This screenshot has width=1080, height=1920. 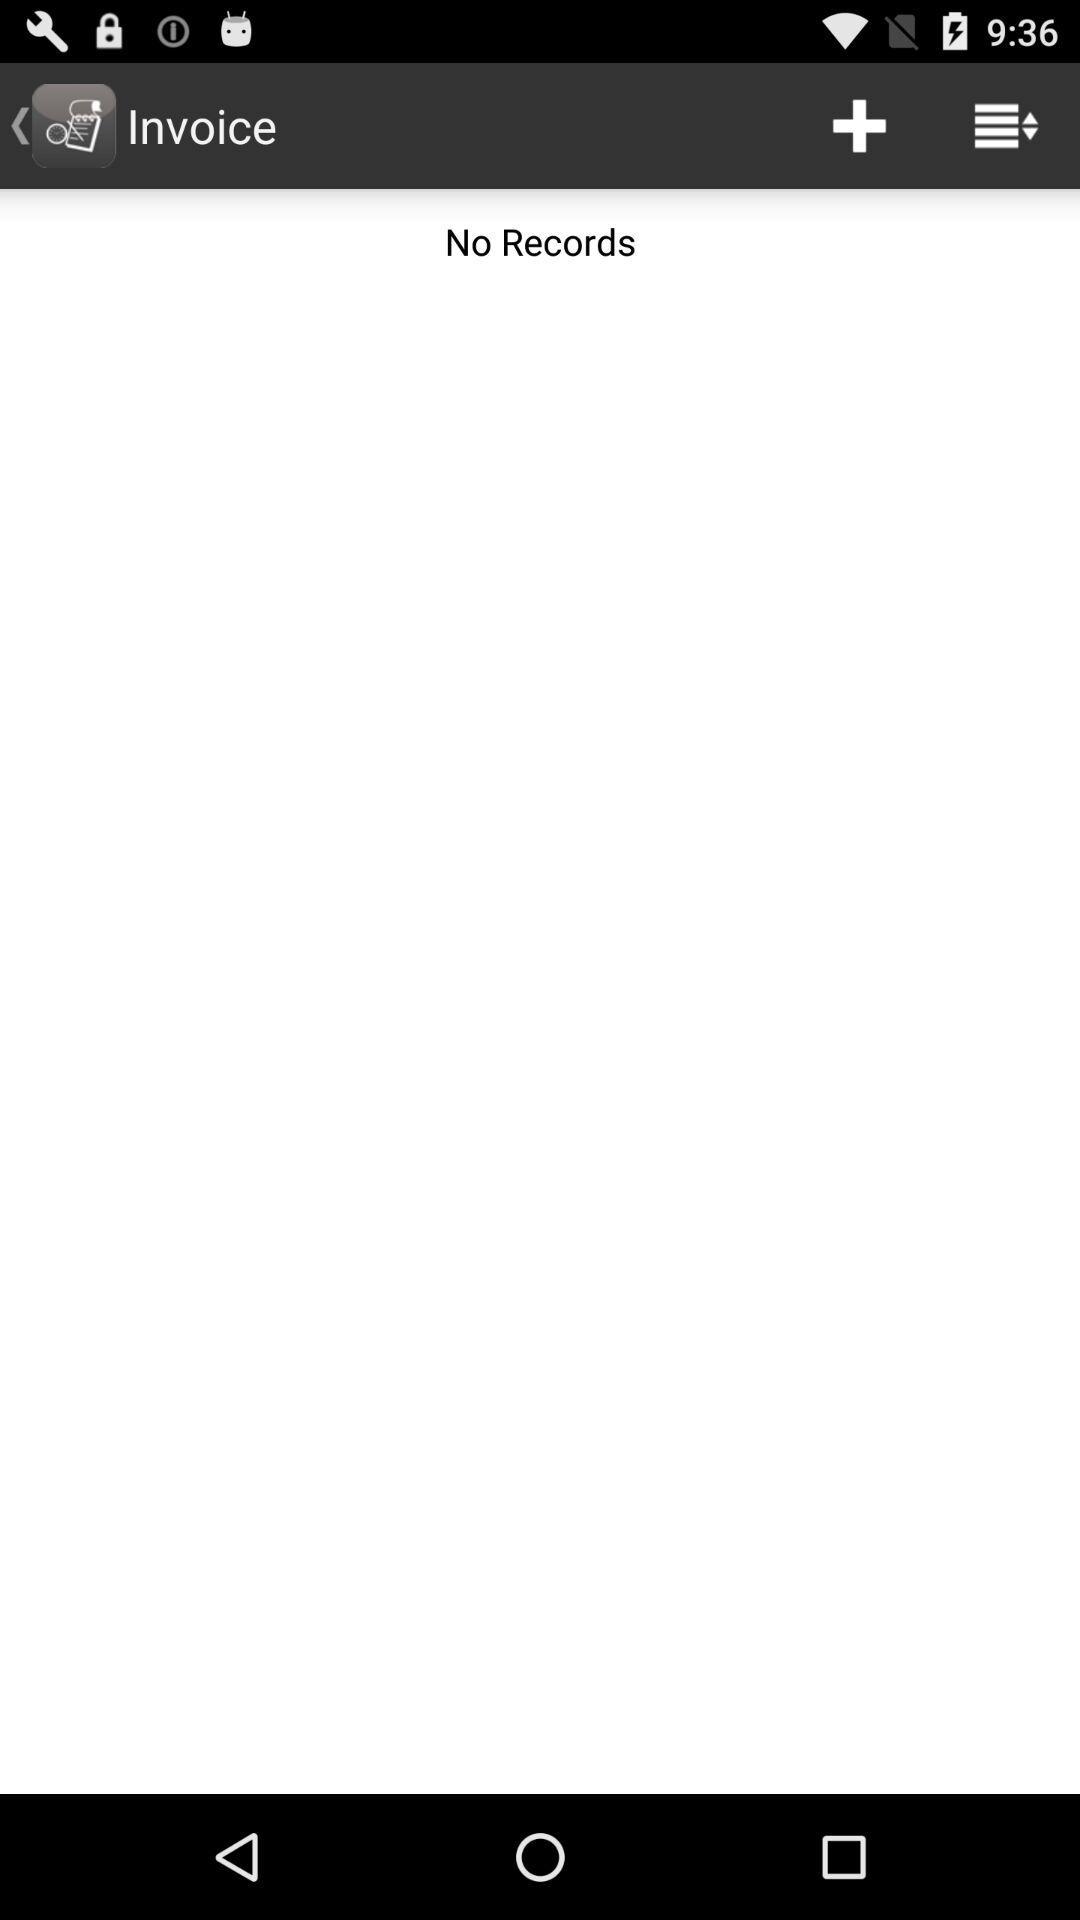 I want to click on the item to the right of the invoice app, so click(x=858, y=124).